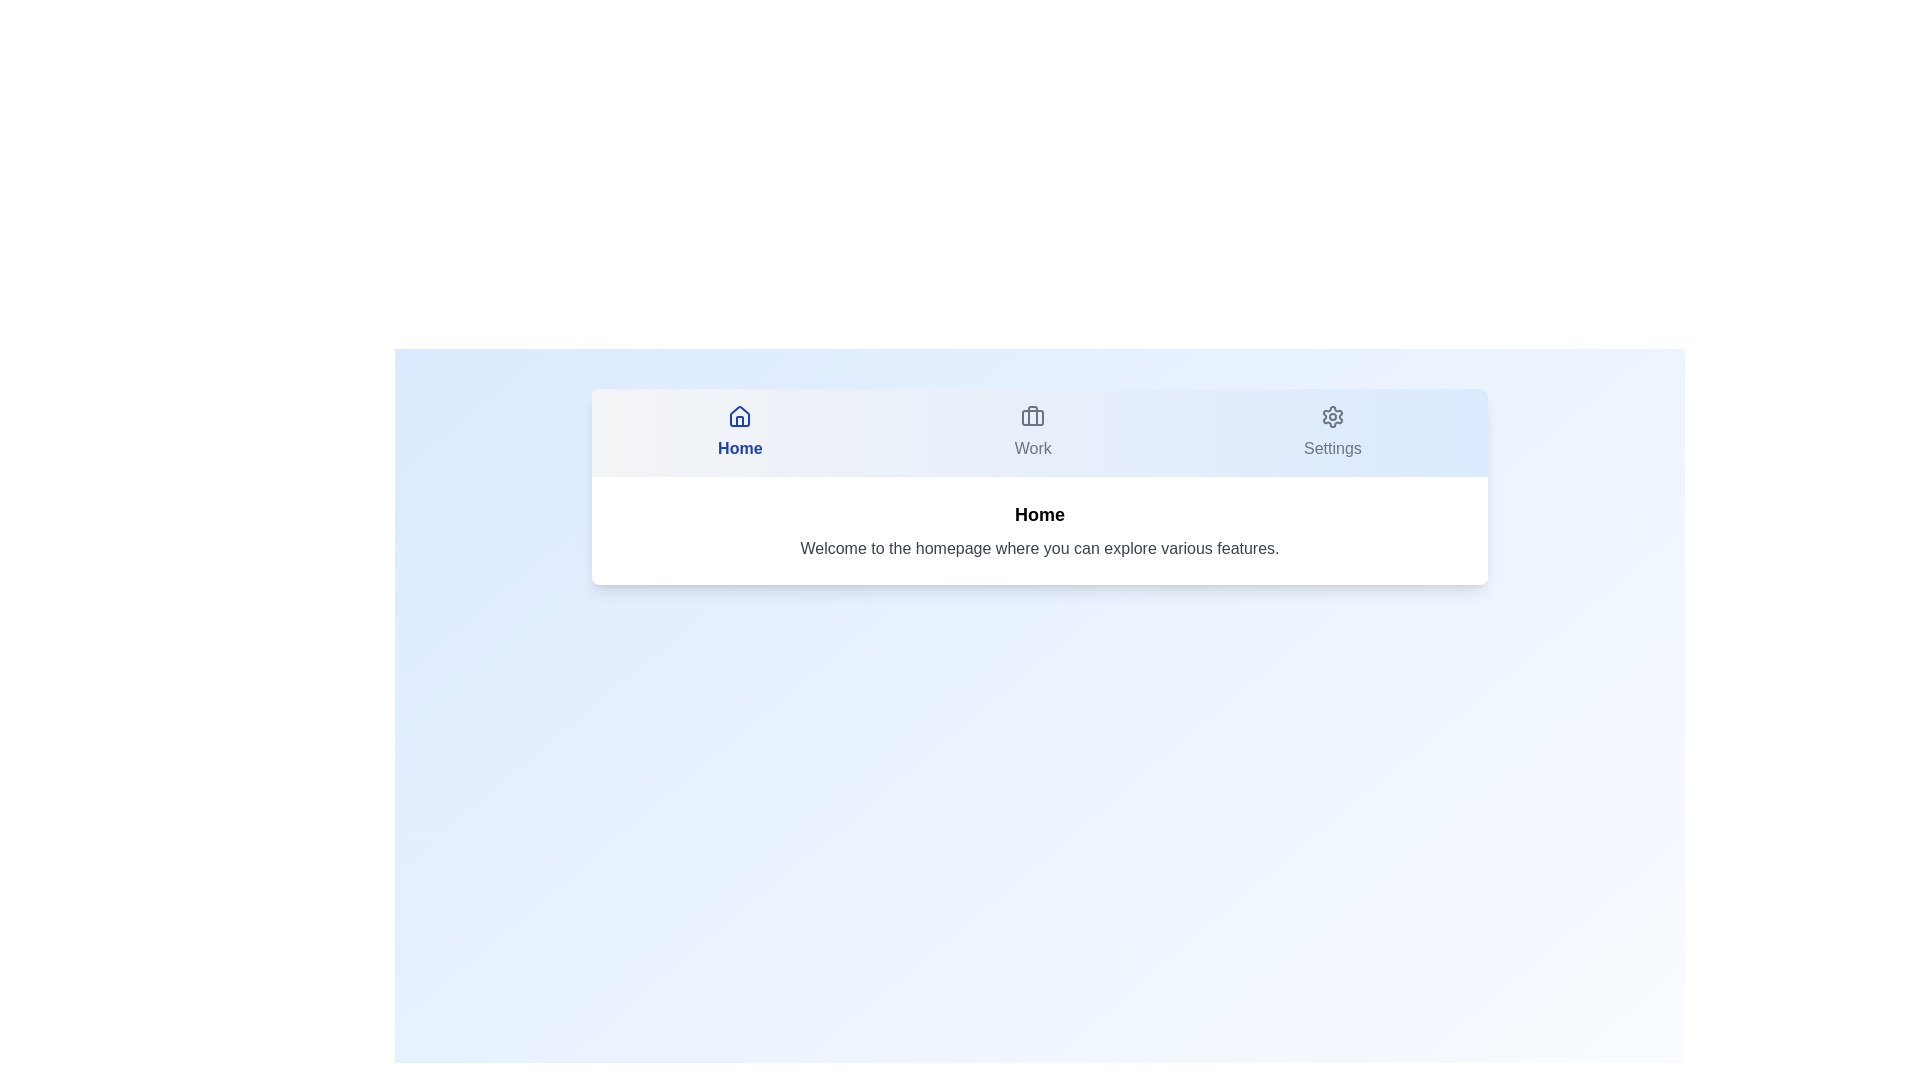  I want to click on the Settings tab by clicking its corresponding button, so click(1332, 431).